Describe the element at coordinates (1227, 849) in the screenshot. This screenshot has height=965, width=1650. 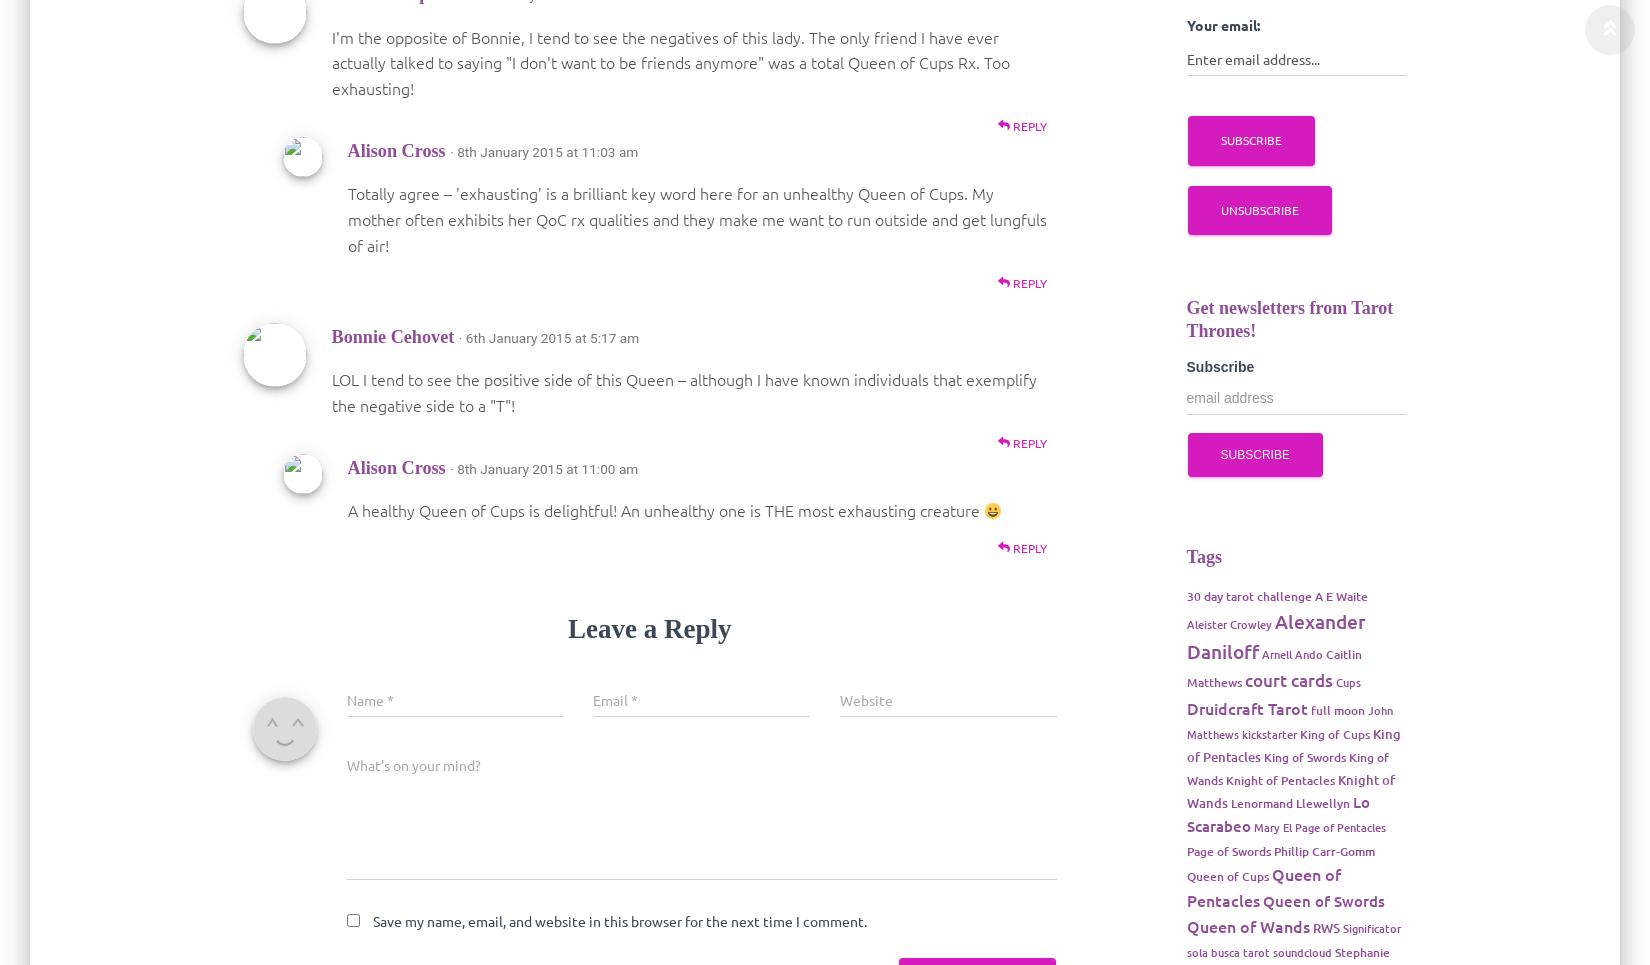
I see `'Page of Swords'` at that location.